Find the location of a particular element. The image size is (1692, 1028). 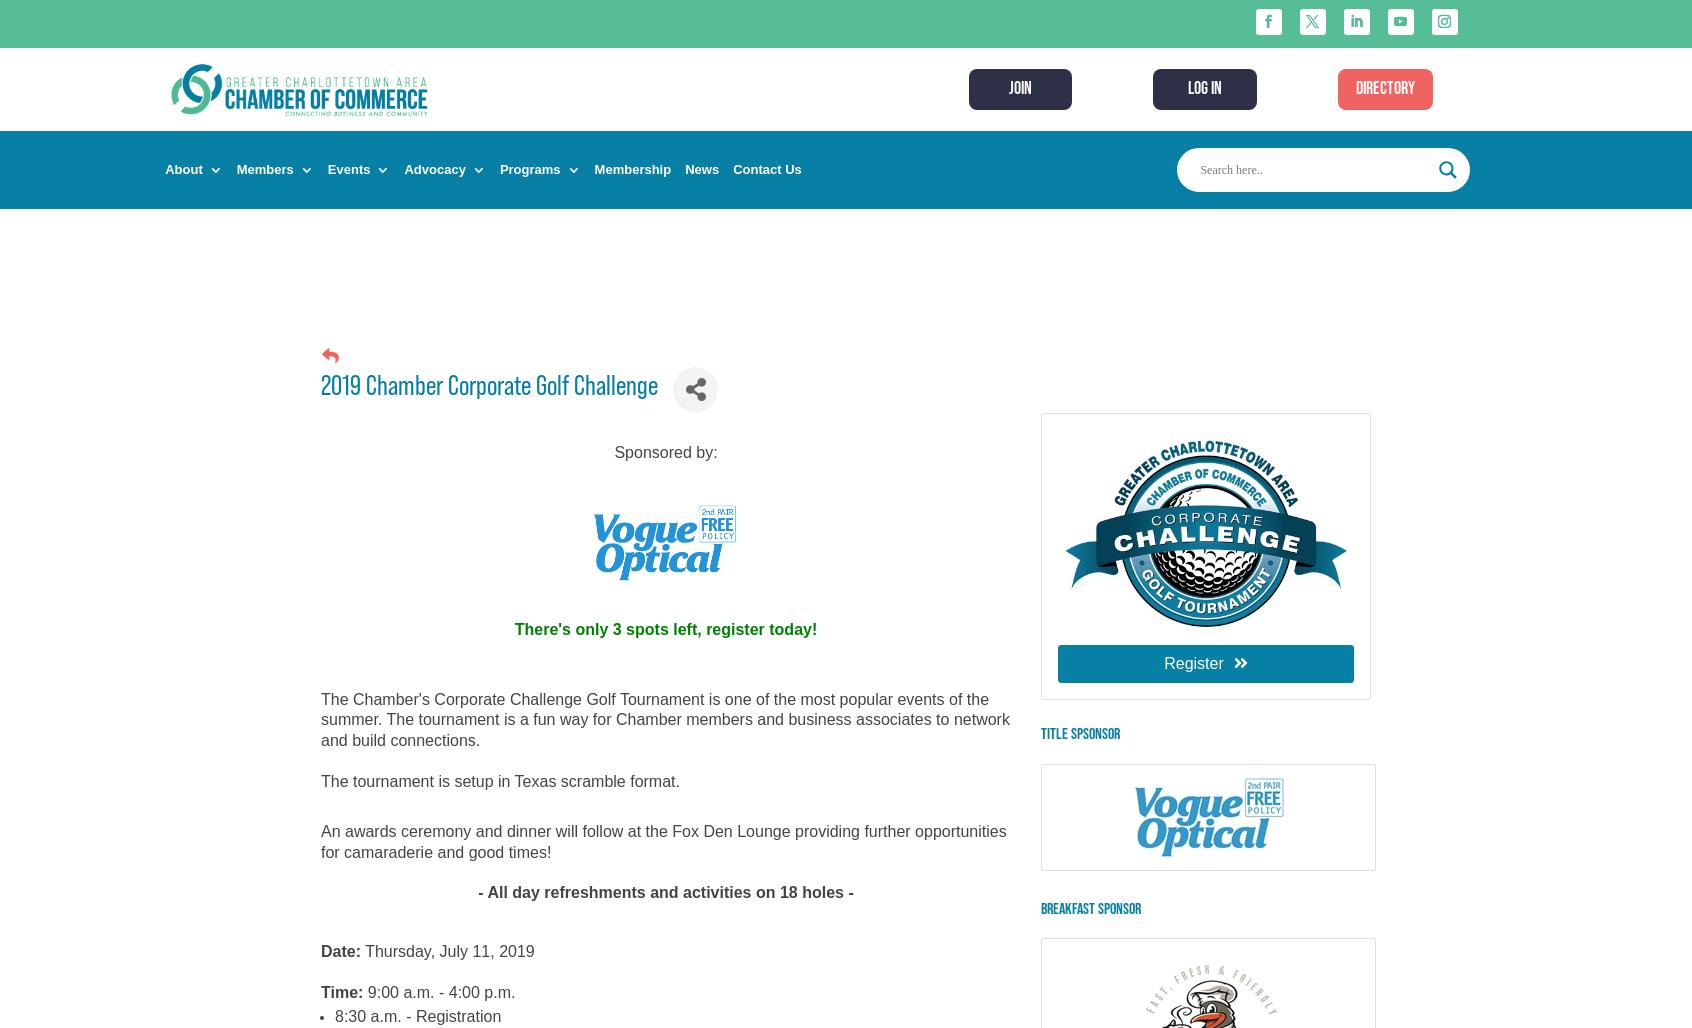

'Policy Library' is located at coordinates (479, 306).